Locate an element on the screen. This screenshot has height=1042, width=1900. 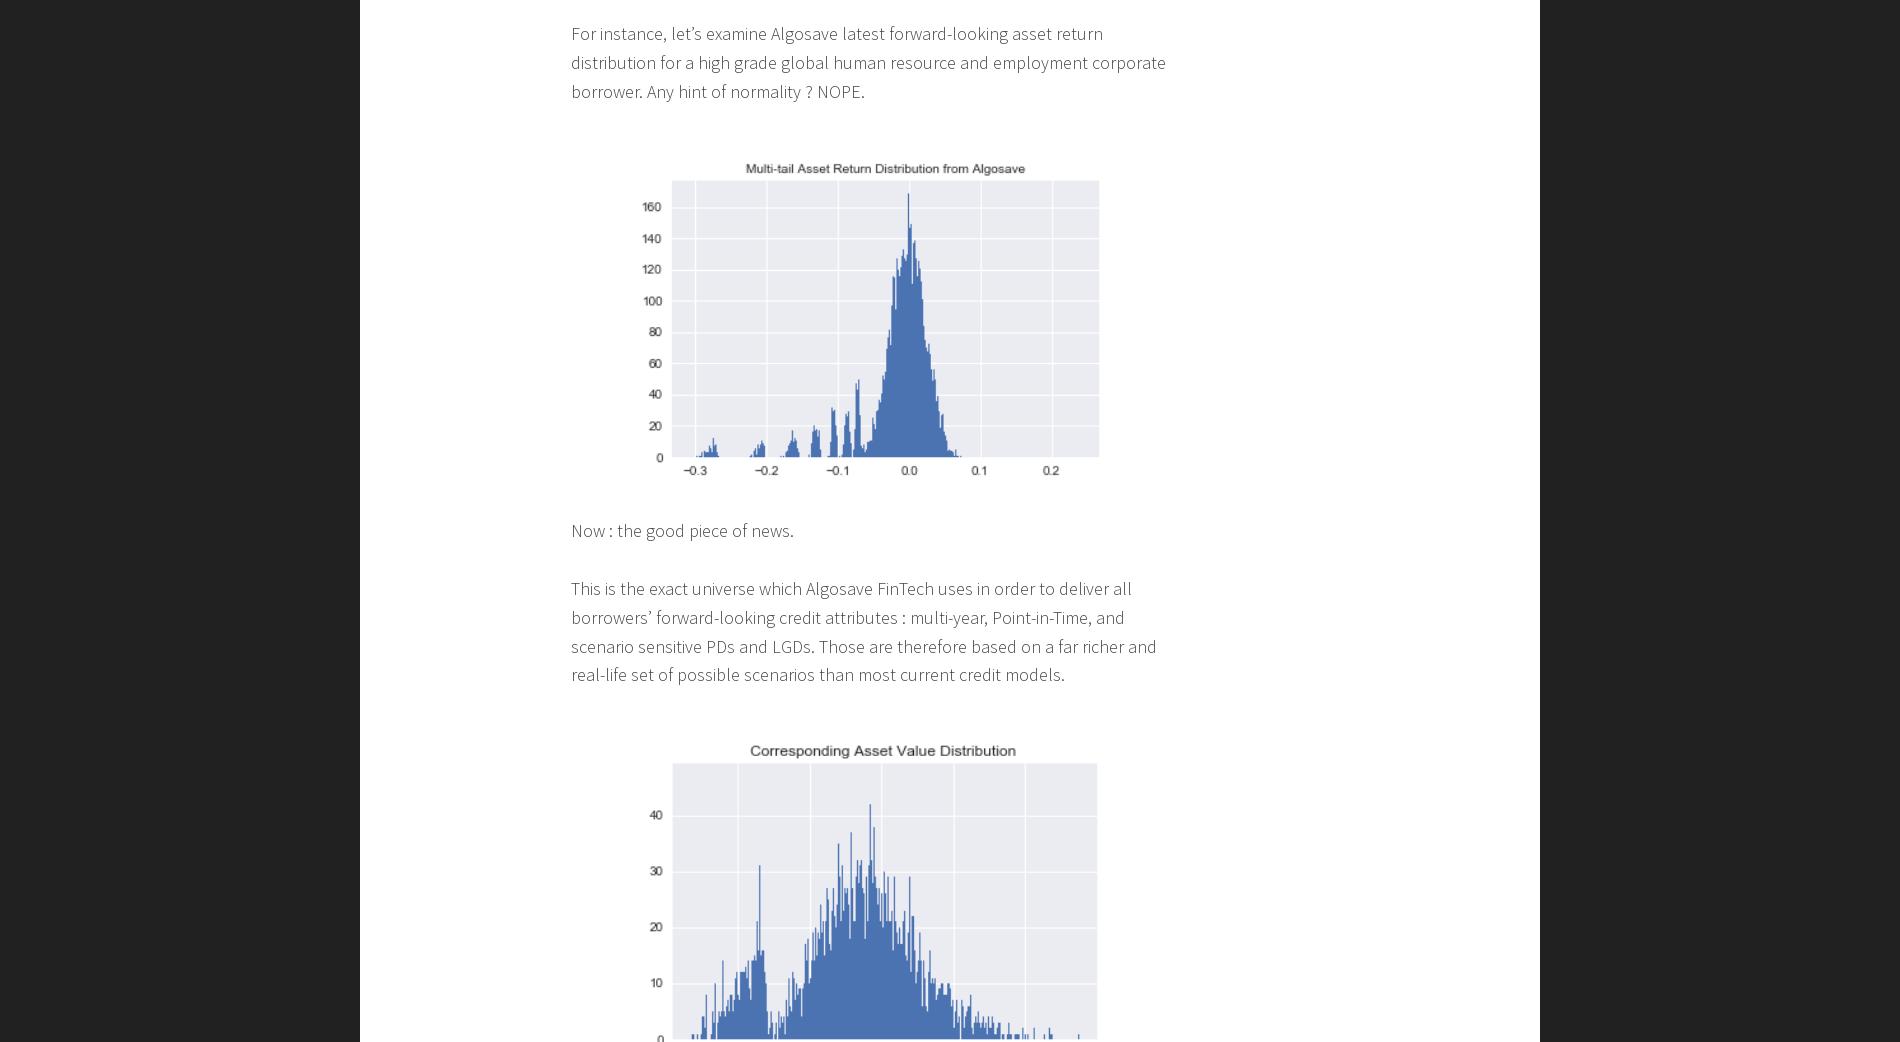
'David Botbol' is located at coordinates (496, 487).